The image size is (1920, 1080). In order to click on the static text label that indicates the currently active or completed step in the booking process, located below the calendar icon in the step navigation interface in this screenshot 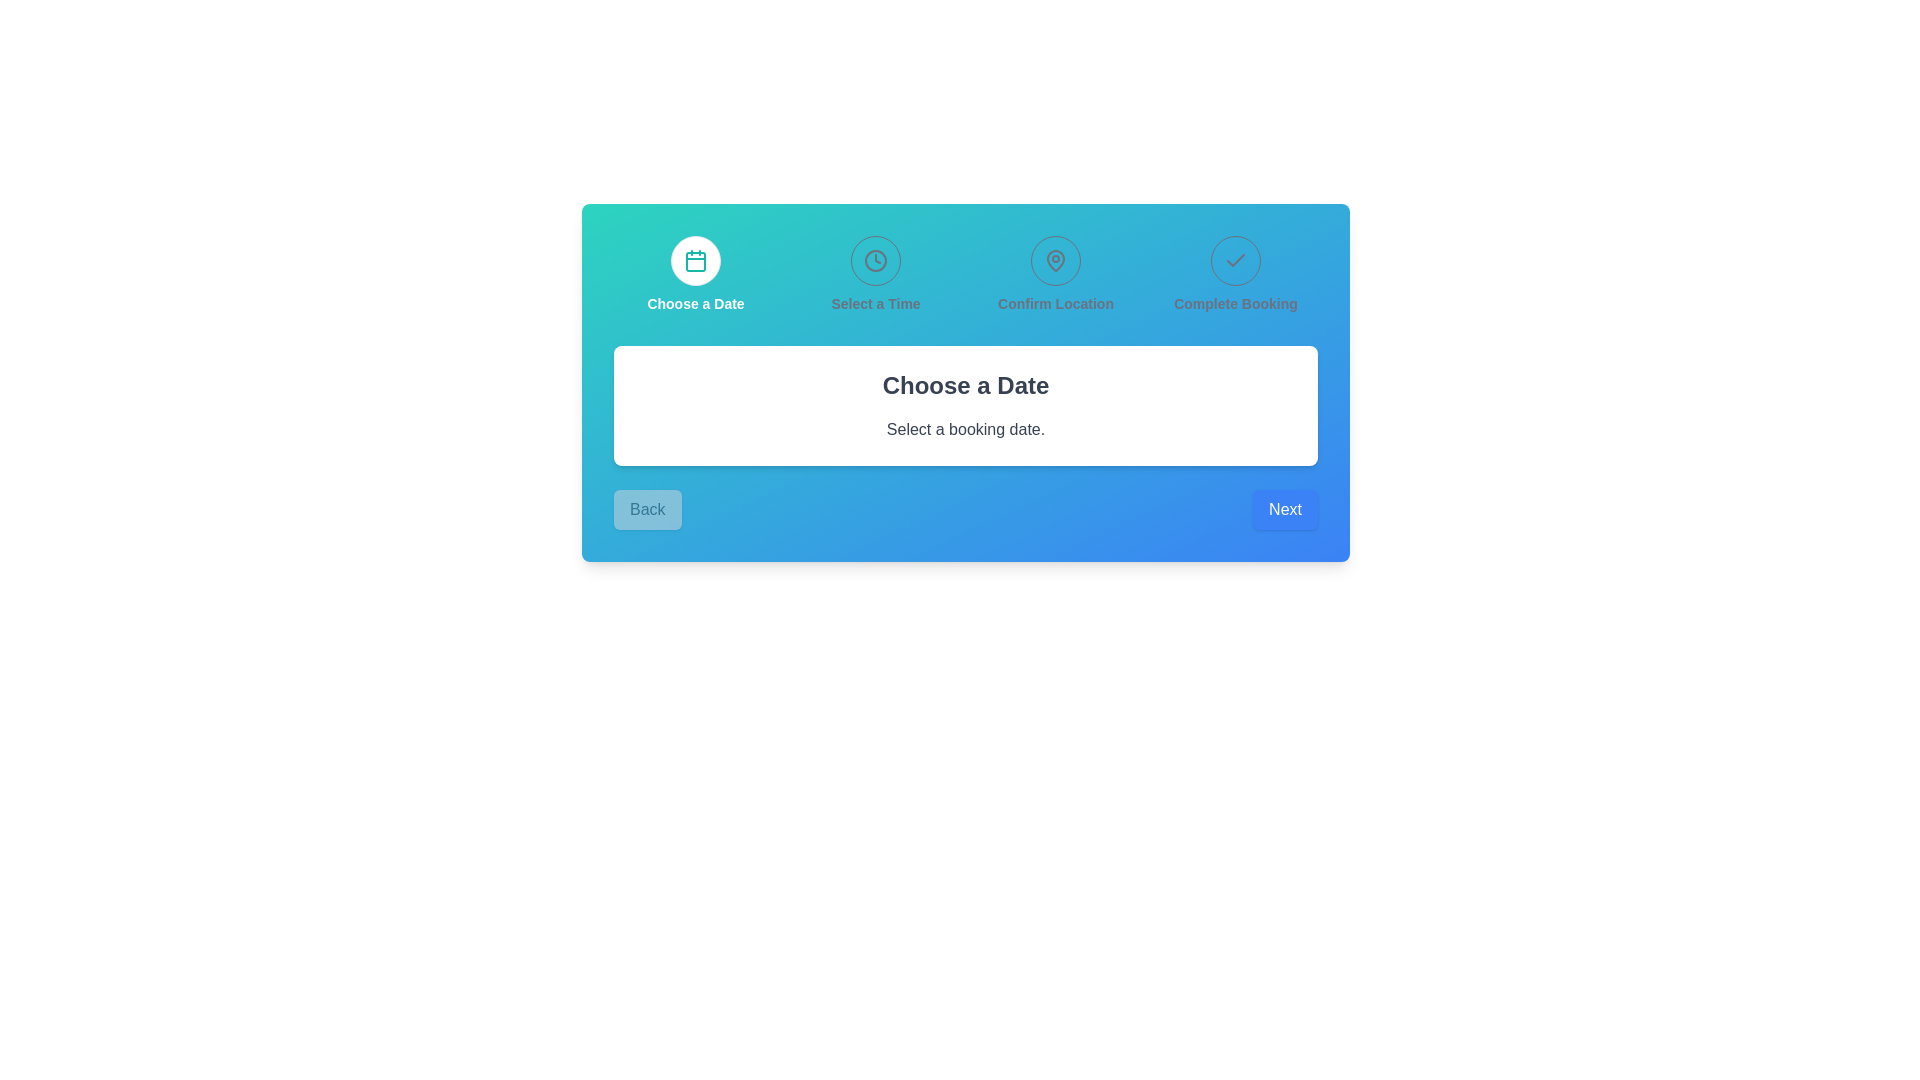, I will do `click(696, 304)`.